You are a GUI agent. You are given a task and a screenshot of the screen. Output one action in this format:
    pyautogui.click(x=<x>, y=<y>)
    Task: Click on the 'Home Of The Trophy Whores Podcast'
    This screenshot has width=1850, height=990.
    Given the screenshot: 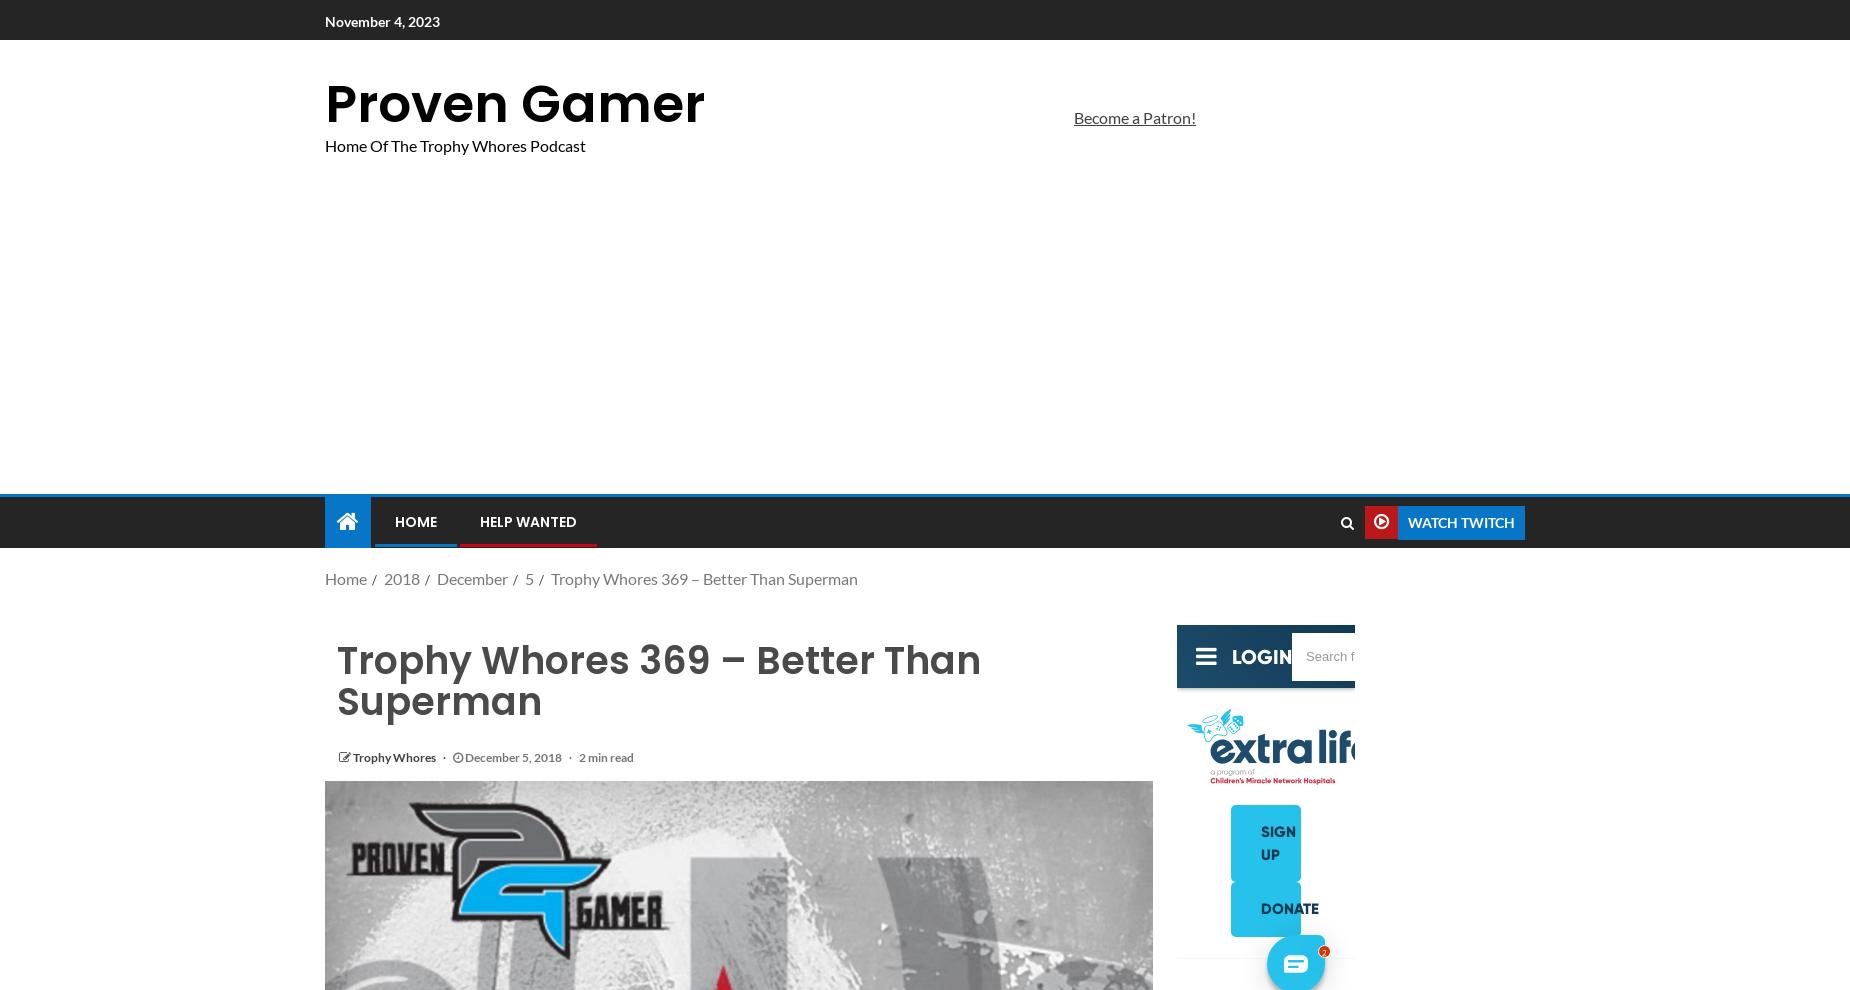 What is the action you would take?
    pyautogui.click(x=454, y=144)
    